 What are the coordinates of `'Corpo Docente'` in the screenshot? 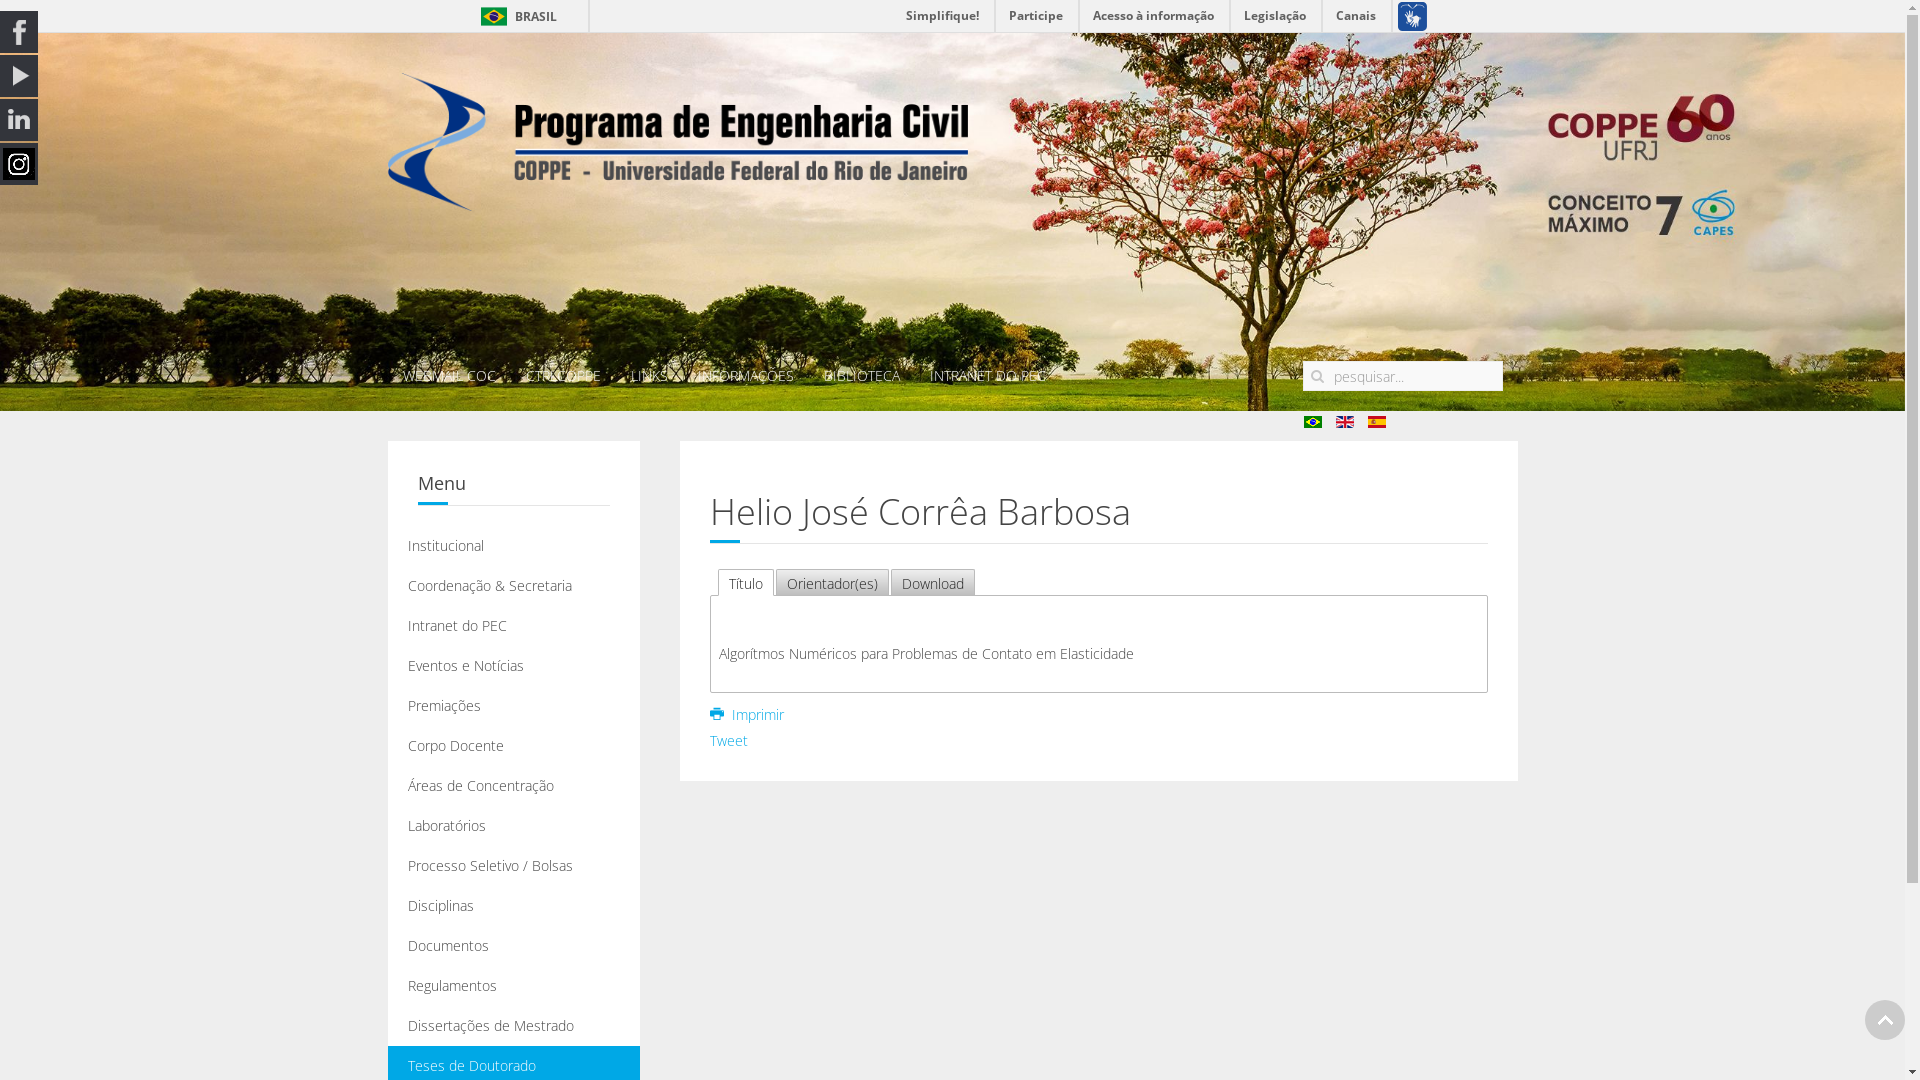 It's located at (388, 745).